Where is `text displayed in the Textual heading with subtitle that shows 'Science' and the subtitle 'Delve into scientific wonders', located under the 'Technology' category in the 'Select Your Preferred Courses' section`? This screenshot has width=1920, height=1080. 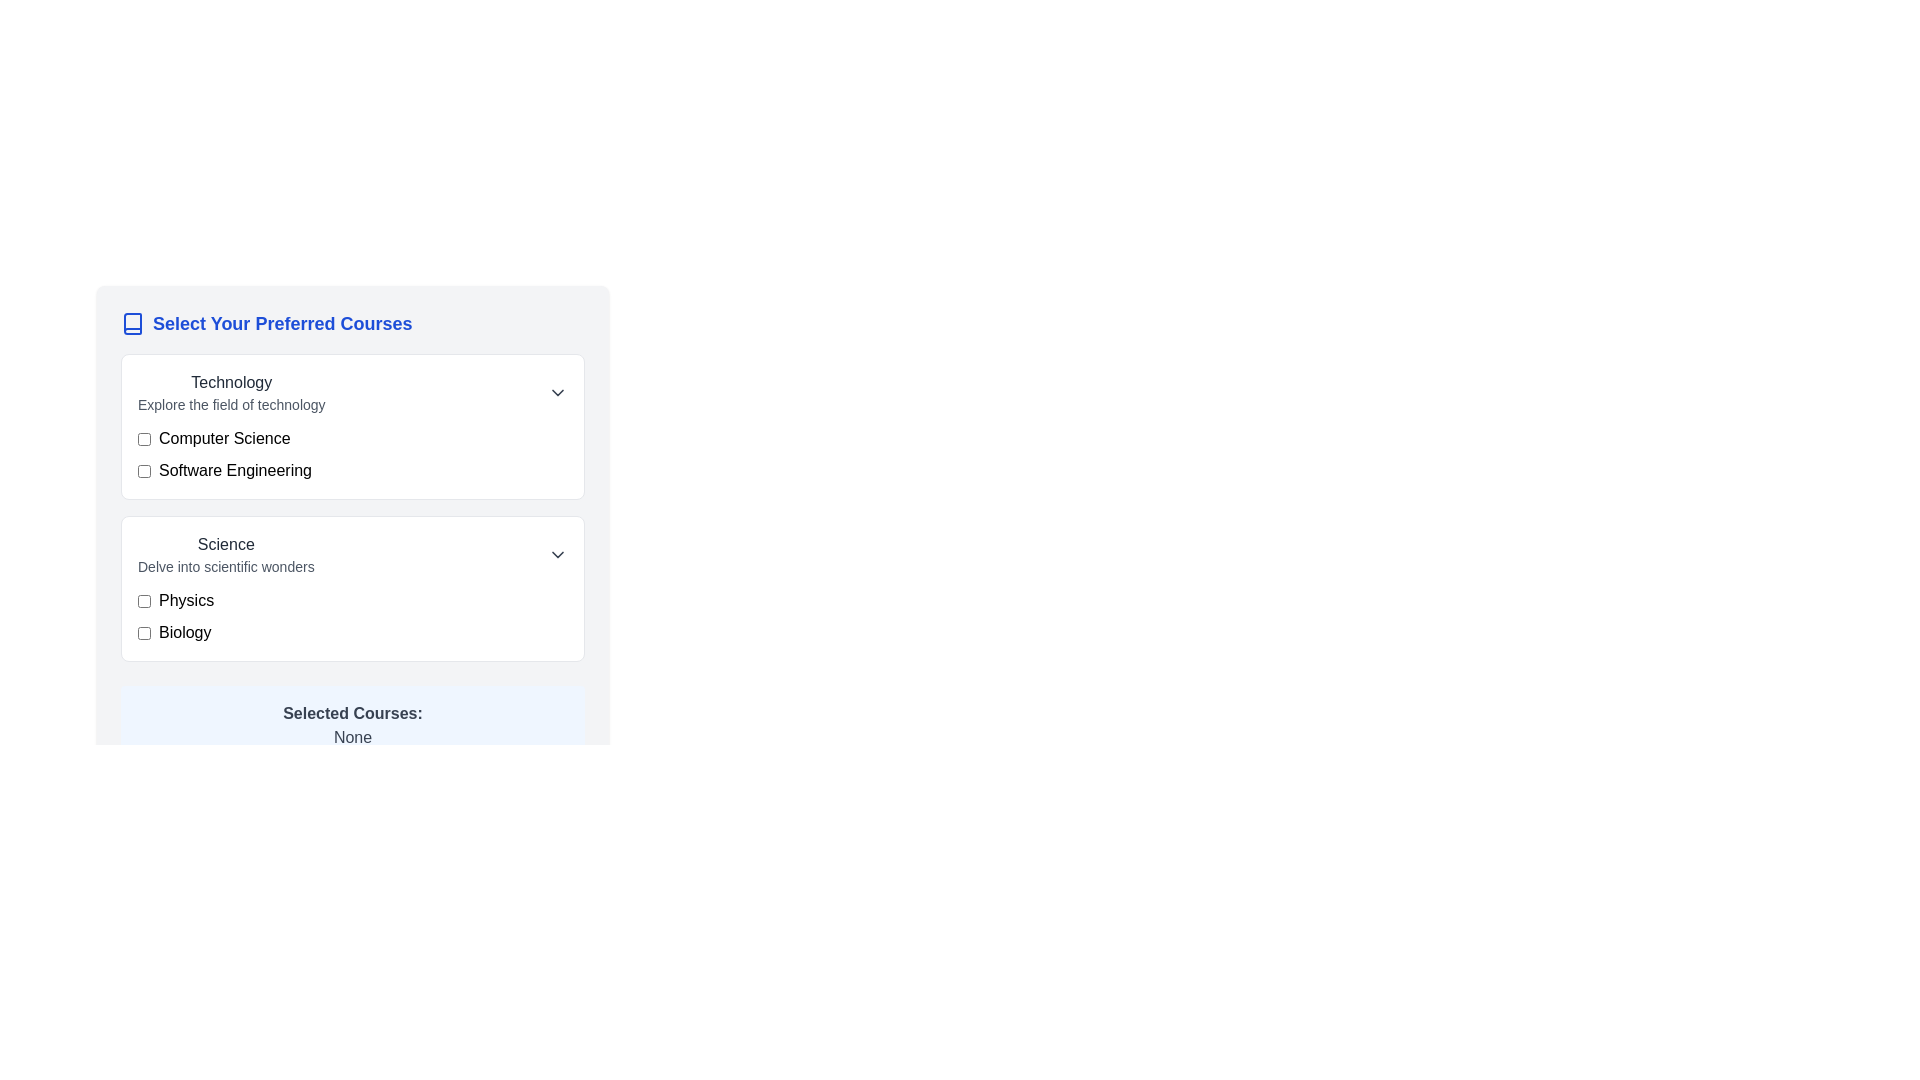
text displayed in the Textual heading with subtitle that shows 'Science' and the subtitle 'Delve into scientific wonders', located under the 'Technology' category in the 'Select Your Preferred Courses' section is located at coordinates (226, 555).